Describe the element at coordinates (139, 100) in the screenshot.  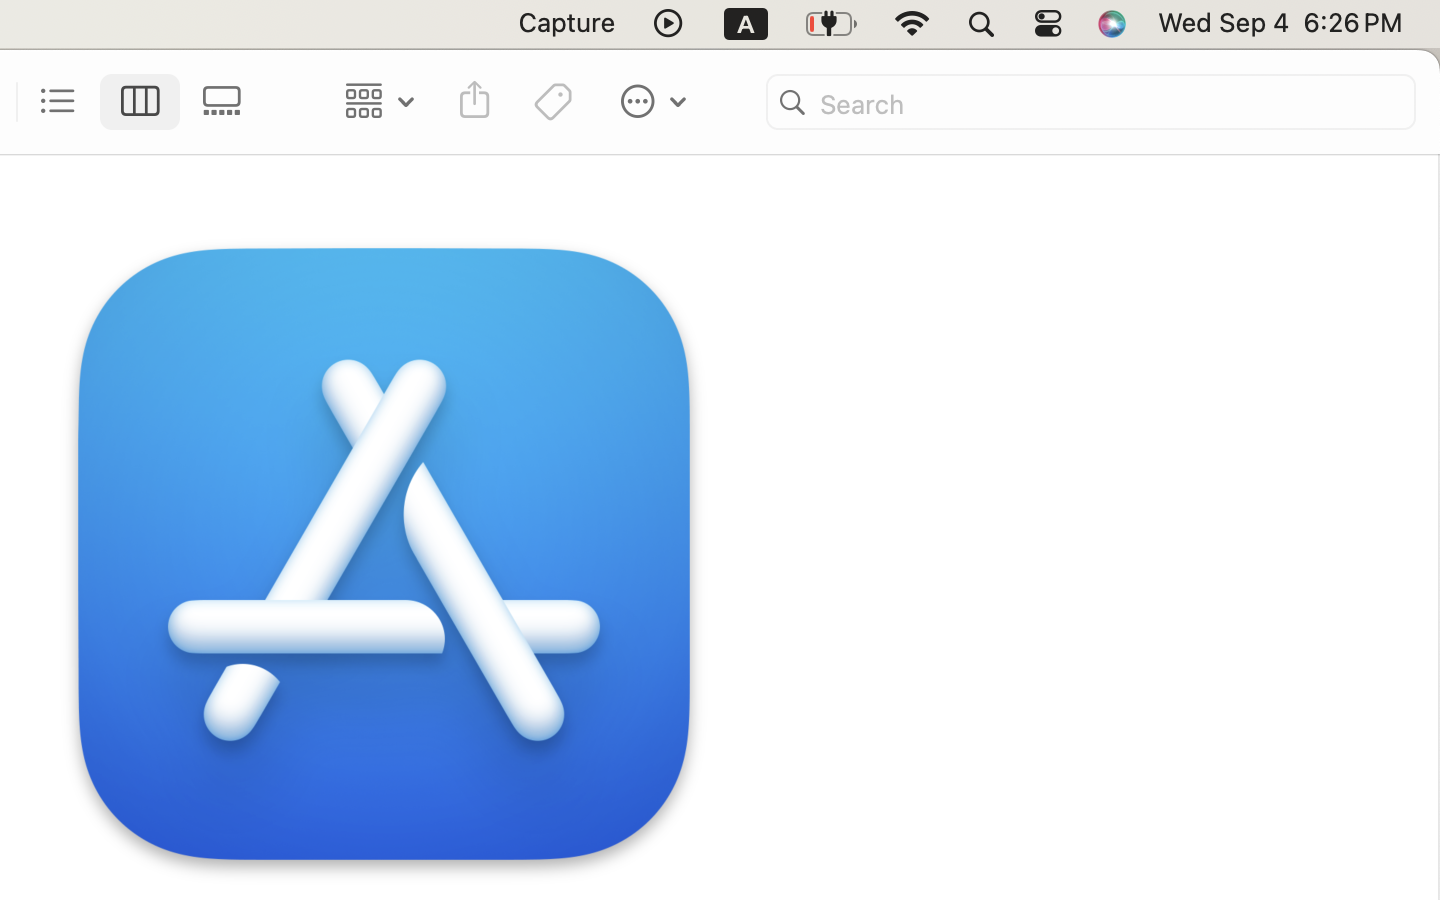
I see `'1'` at that location.